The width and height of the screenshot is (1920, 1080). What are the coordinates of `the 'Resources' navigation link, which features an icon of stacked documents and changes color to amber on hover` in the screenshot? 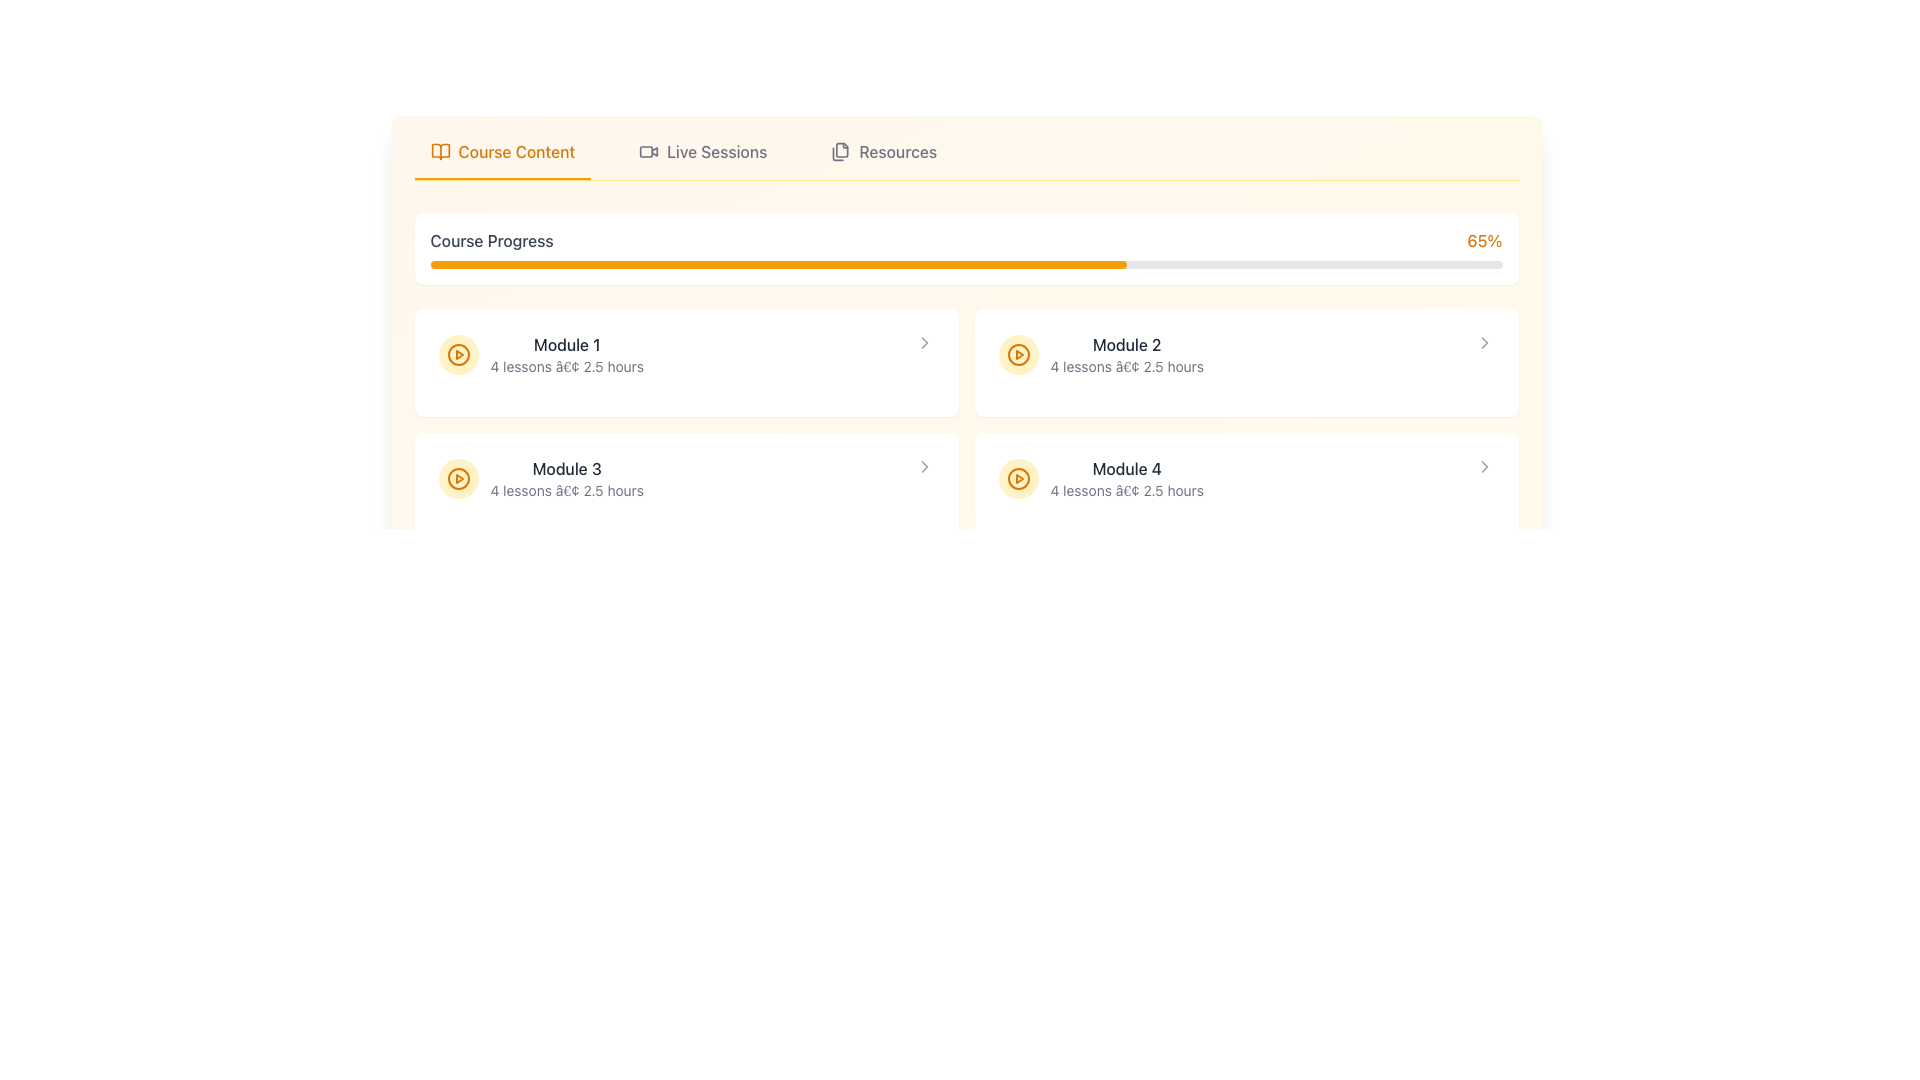 It's located at (883, 158).